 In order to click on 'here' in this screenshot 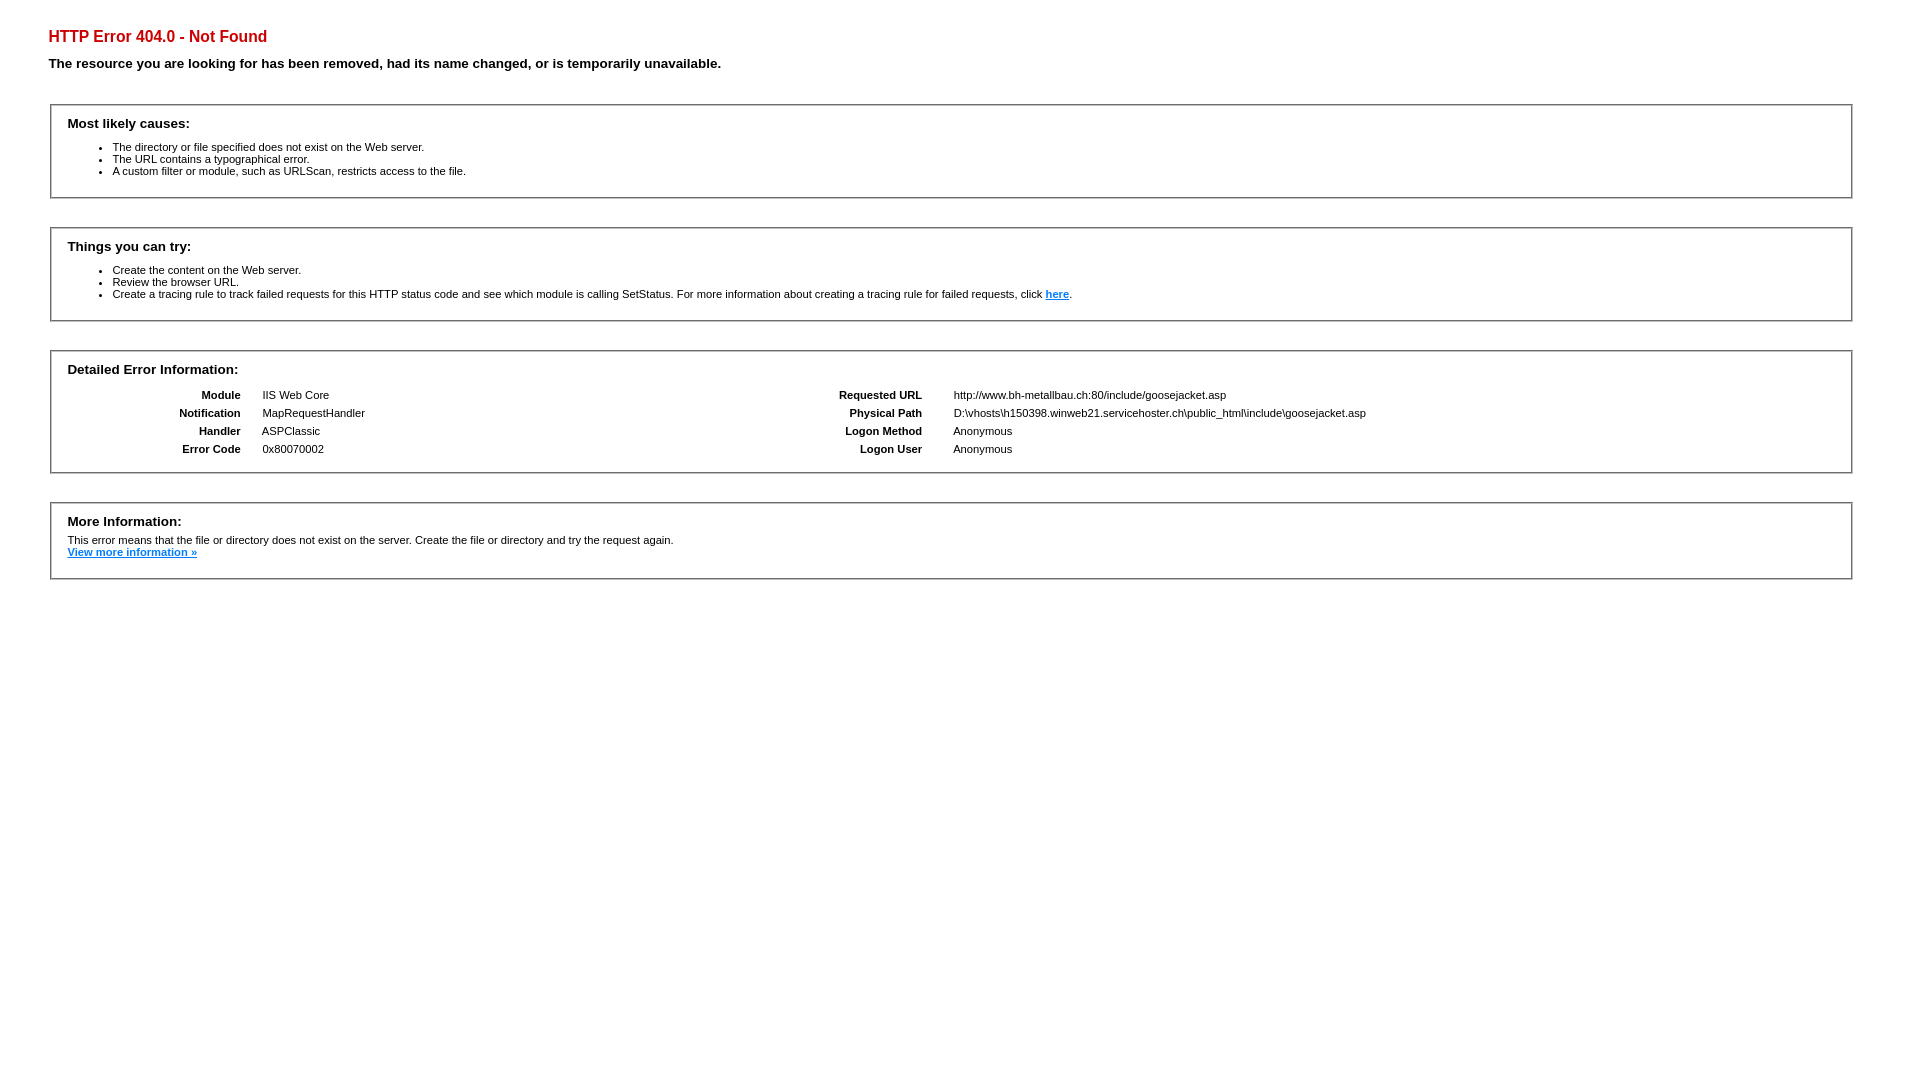, I will do `click(1056, 293)`.